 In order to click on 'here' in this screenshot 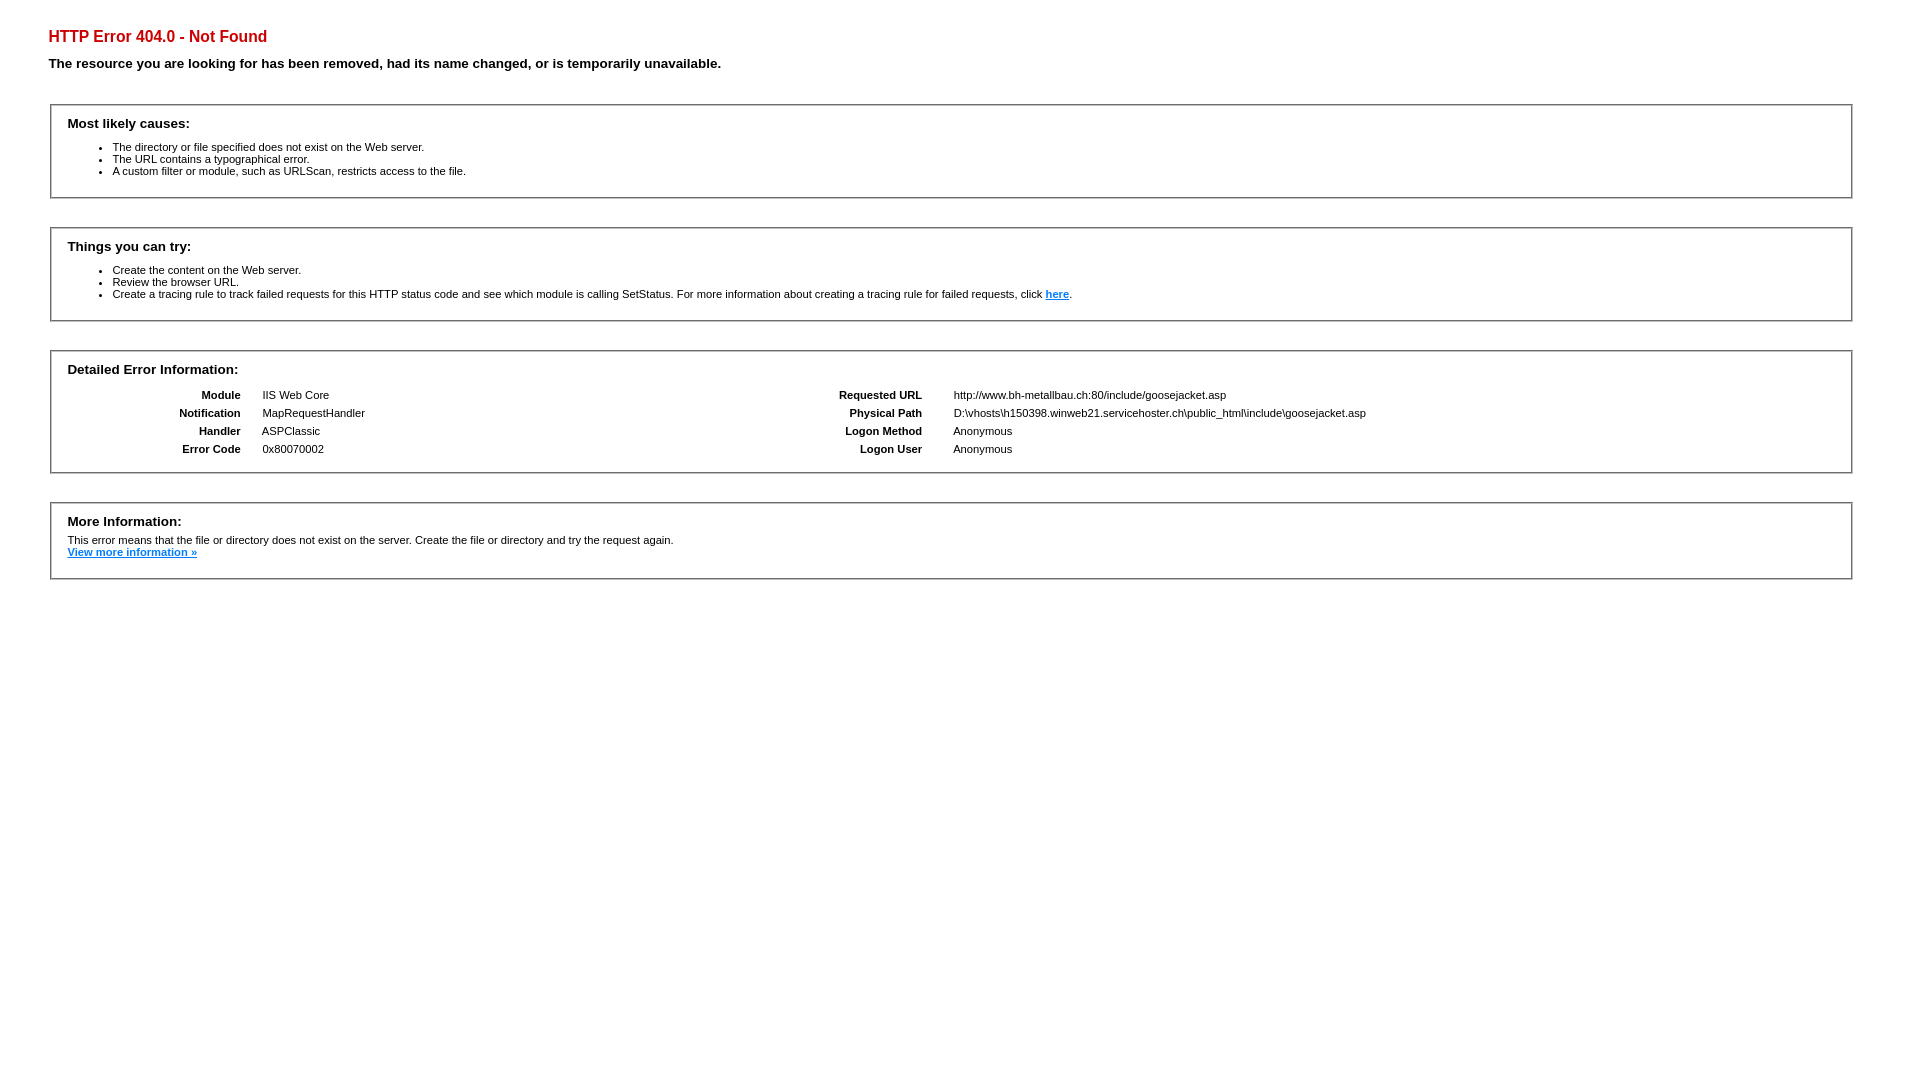, I will do `click(1056, 293)`.